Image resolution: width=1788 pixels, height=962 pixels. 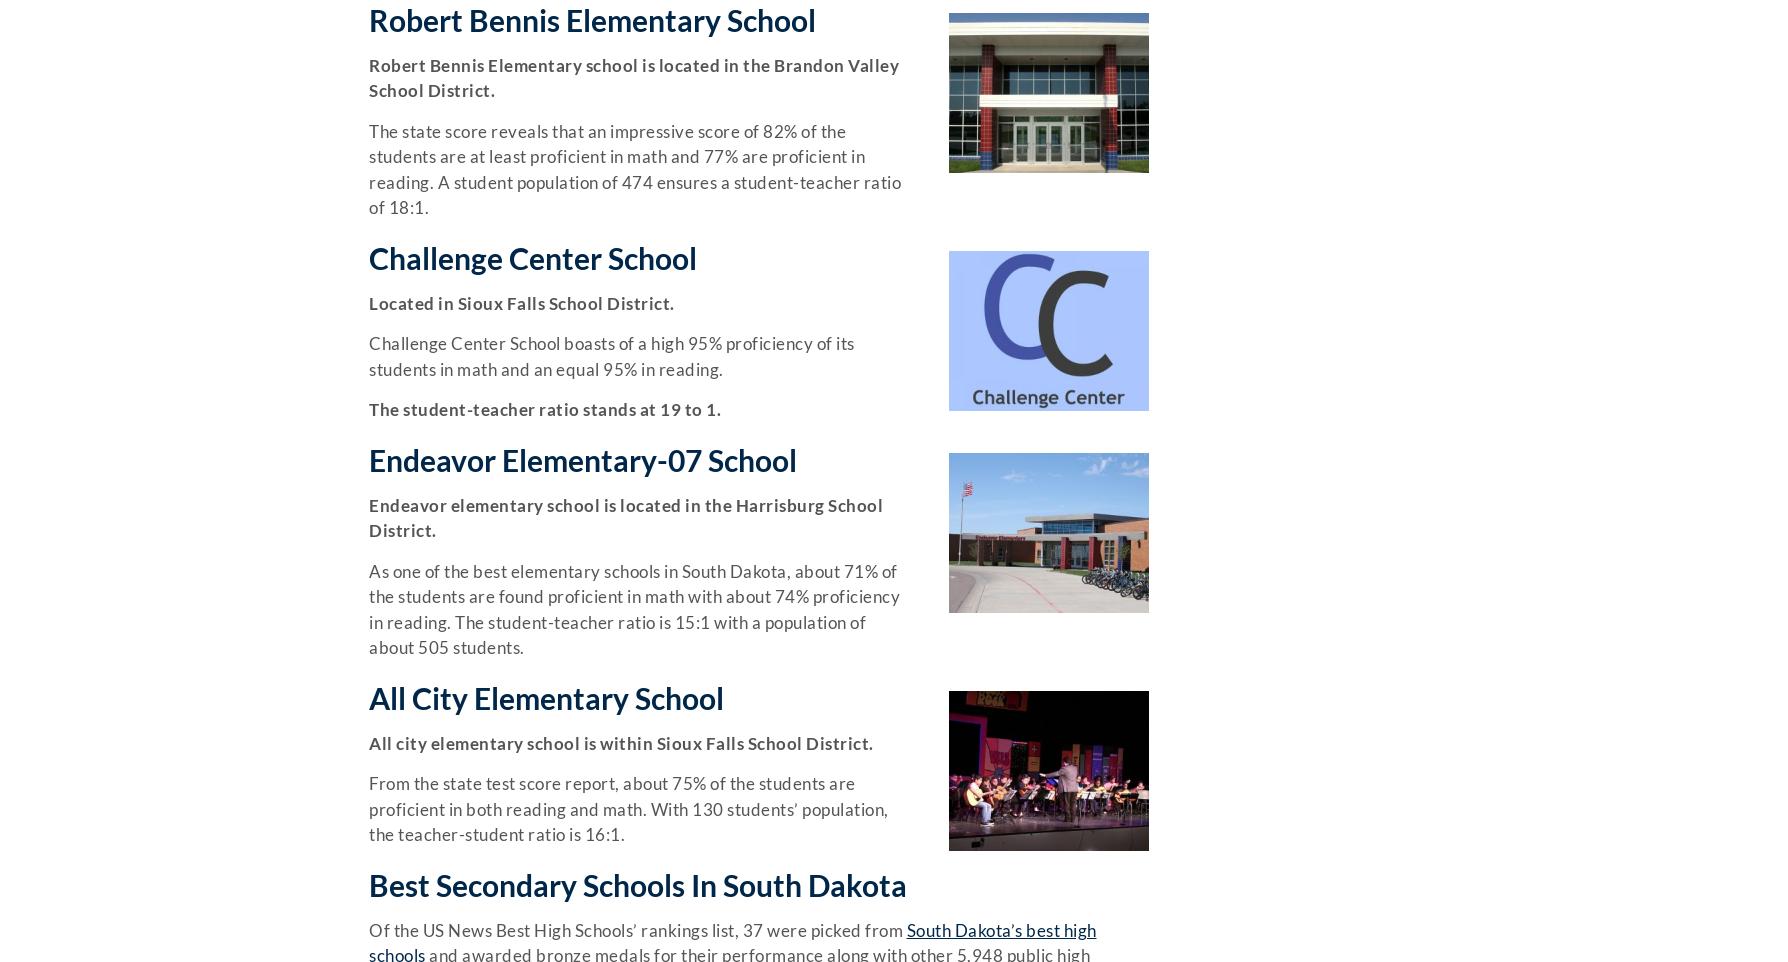 I want to click on 'All city elementary school is within Sioux Falls School District.', so click(x=368, y=742).